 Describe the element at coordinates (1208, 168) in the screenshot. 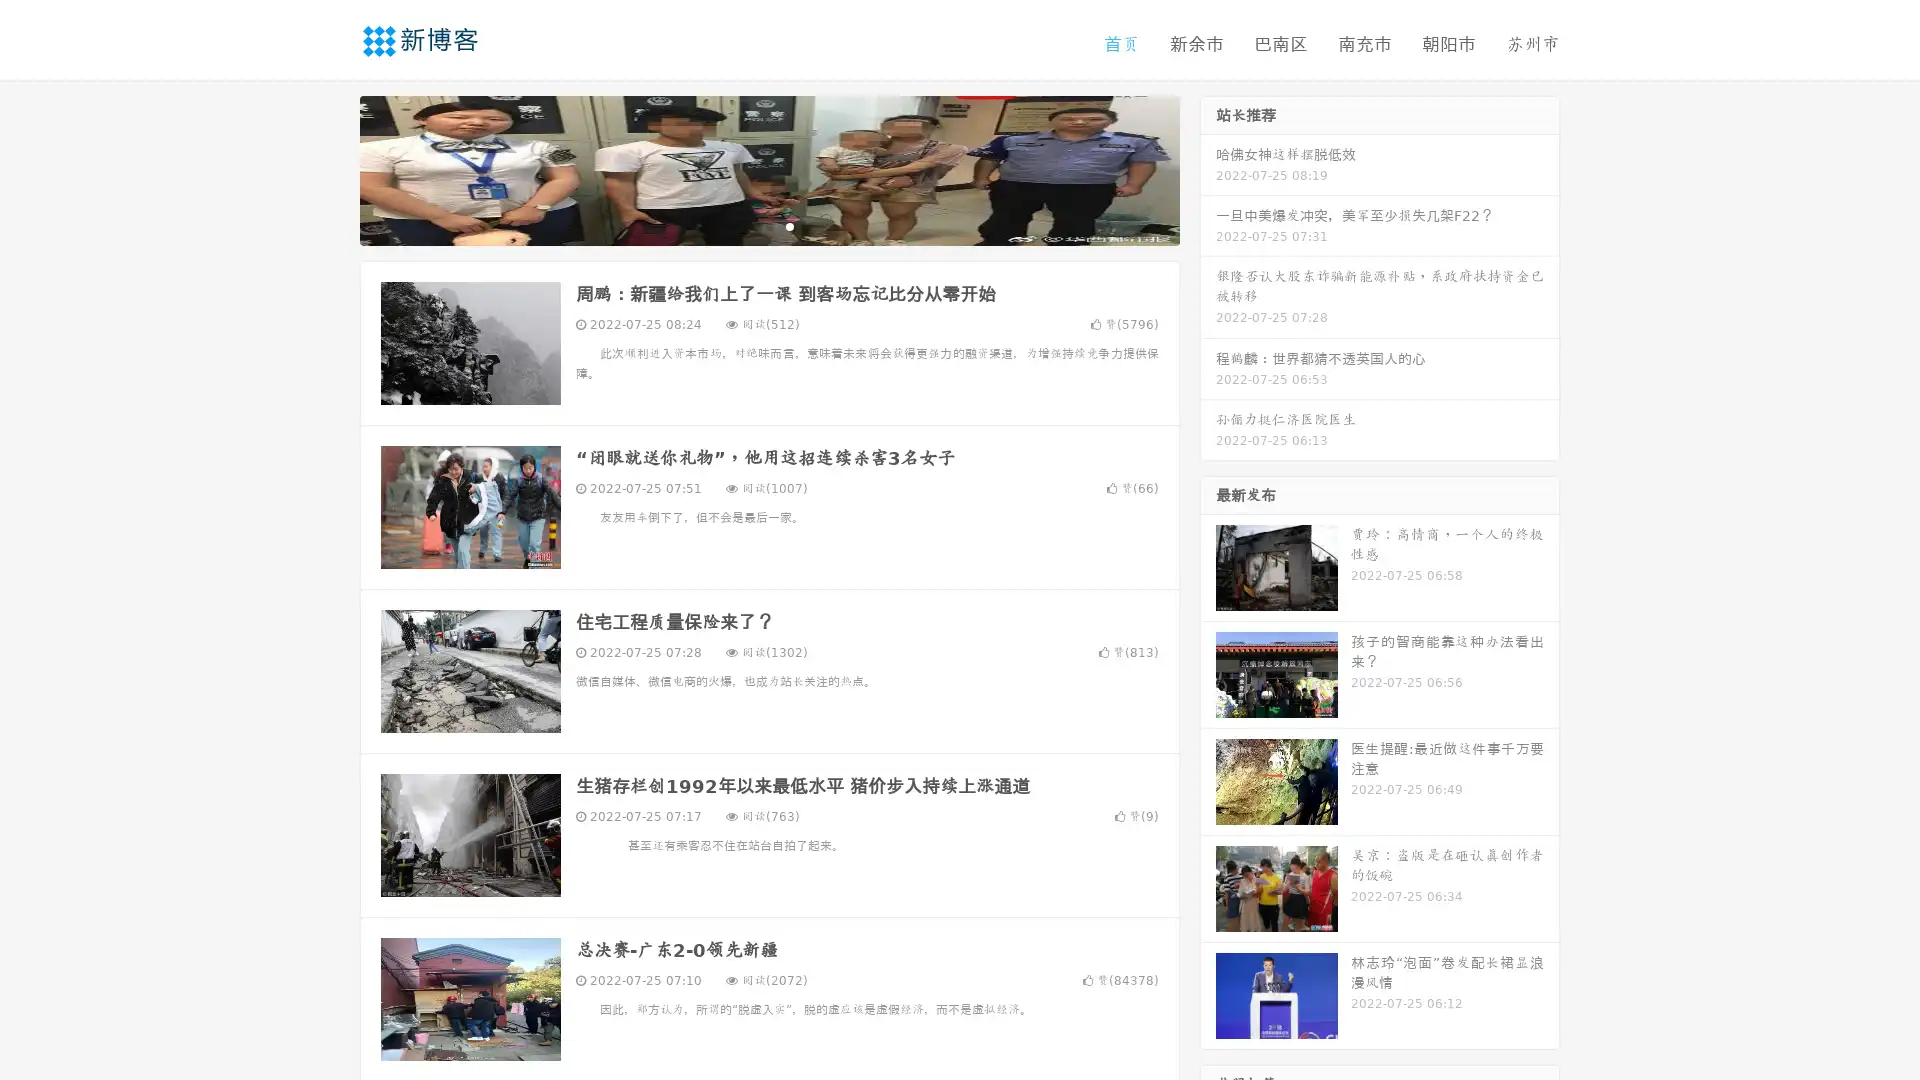

I see `Next slide` at that location.